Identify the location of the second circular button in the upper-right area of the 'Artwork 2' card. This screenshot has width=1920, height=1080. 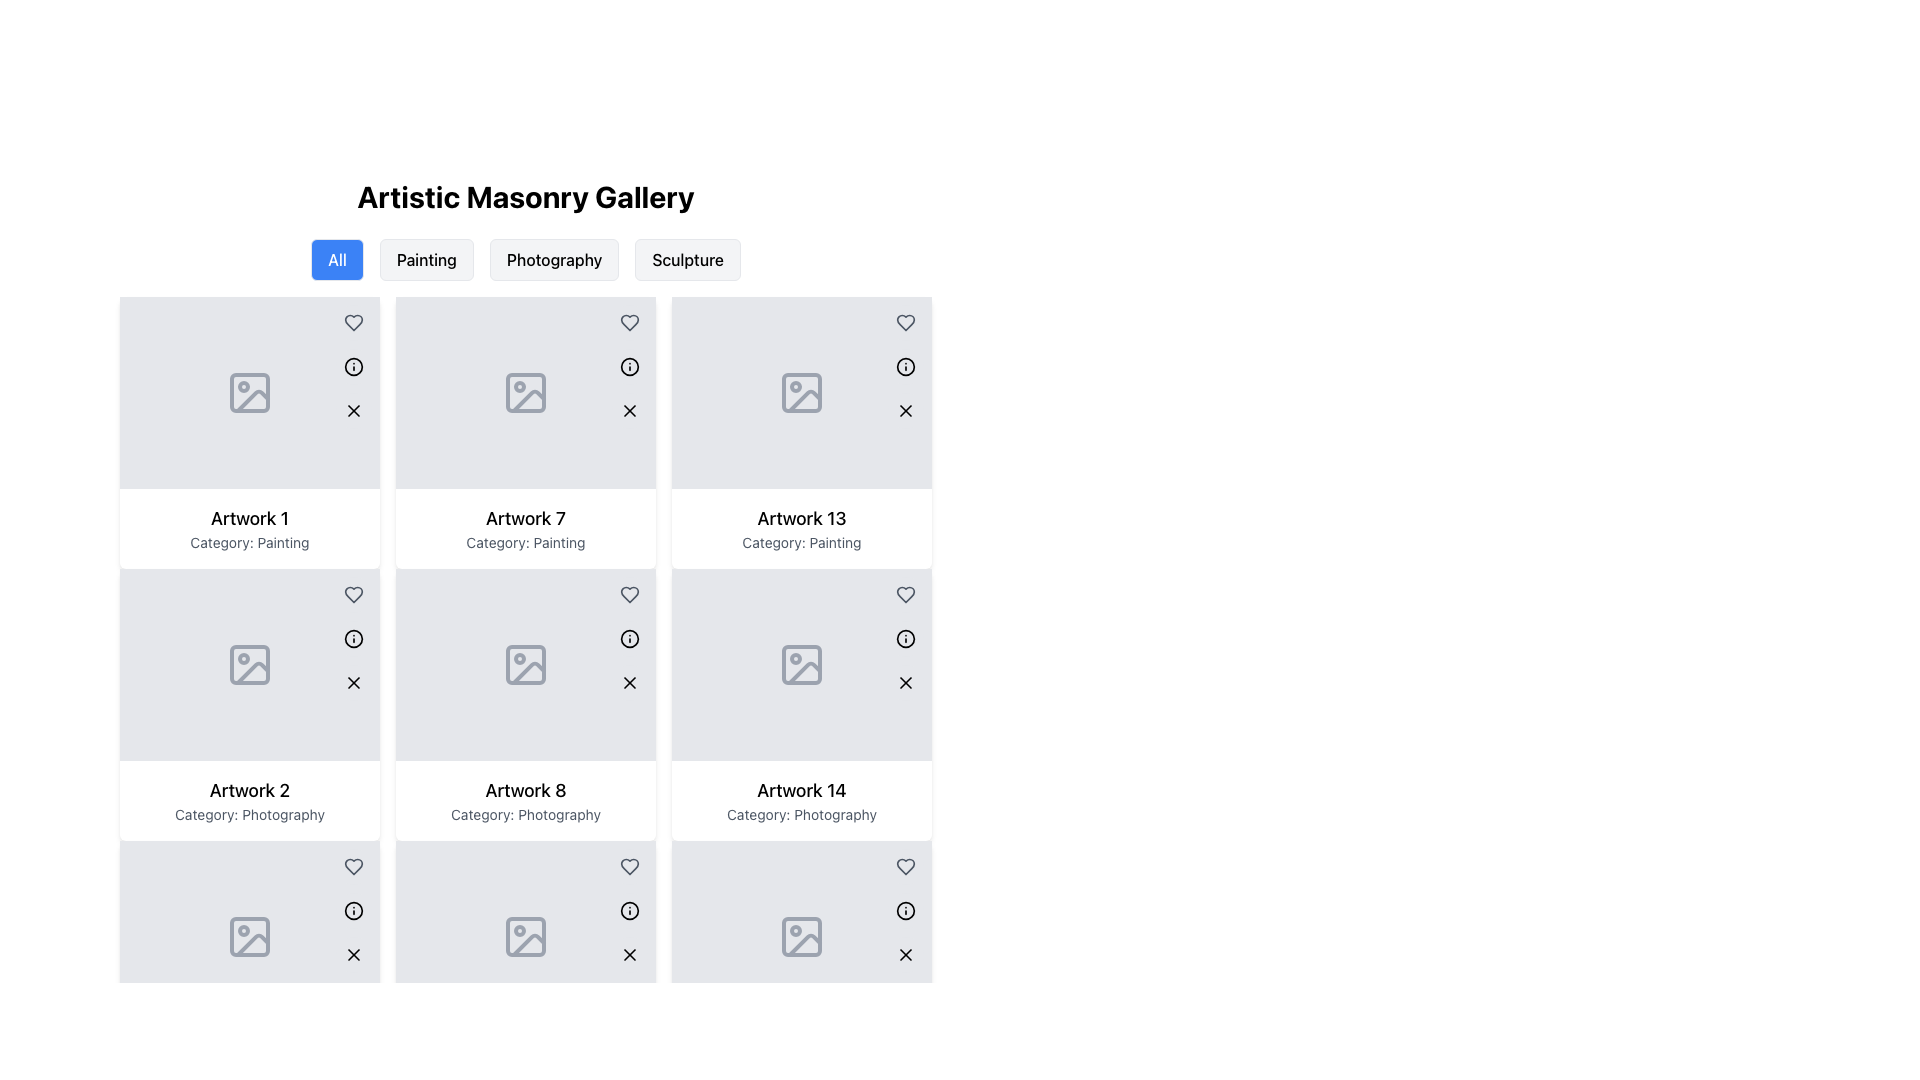
(354, 639).